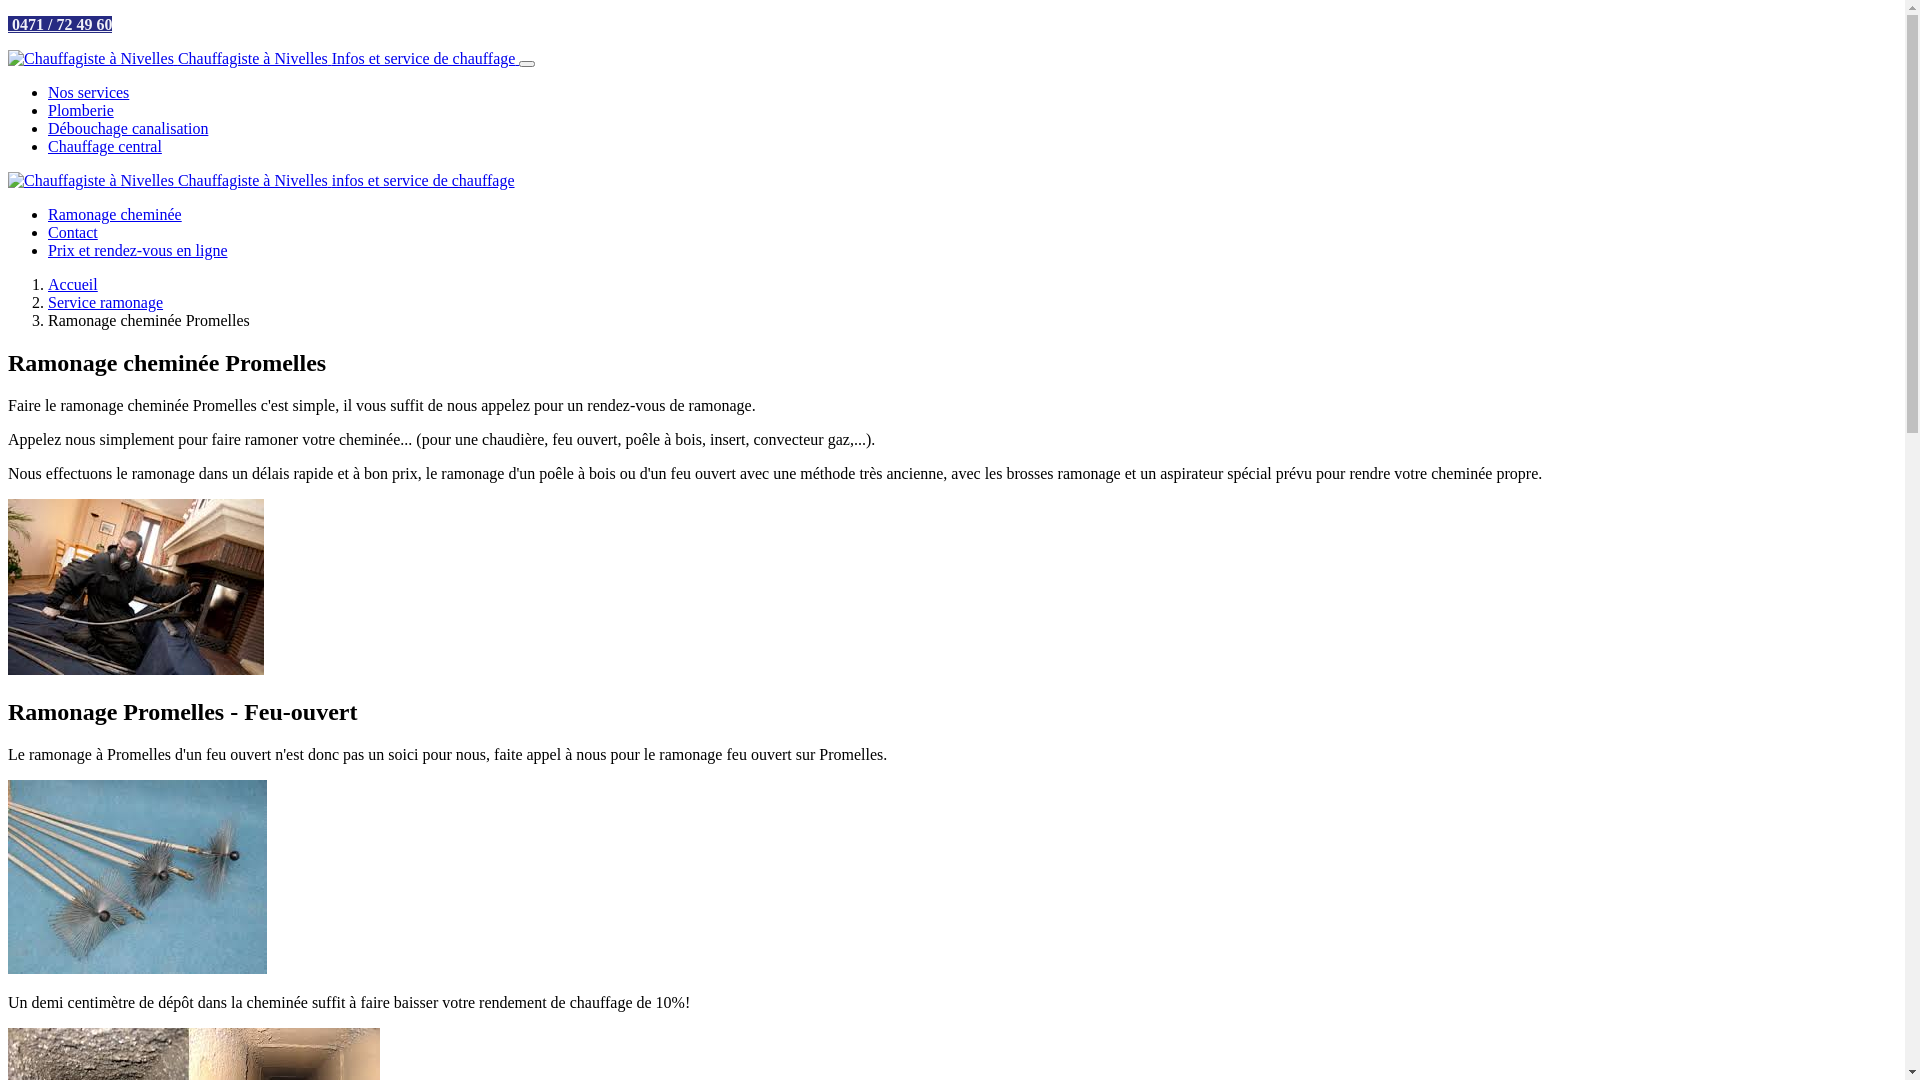  I want to click on 'Service ramonage', so click(104, 302).